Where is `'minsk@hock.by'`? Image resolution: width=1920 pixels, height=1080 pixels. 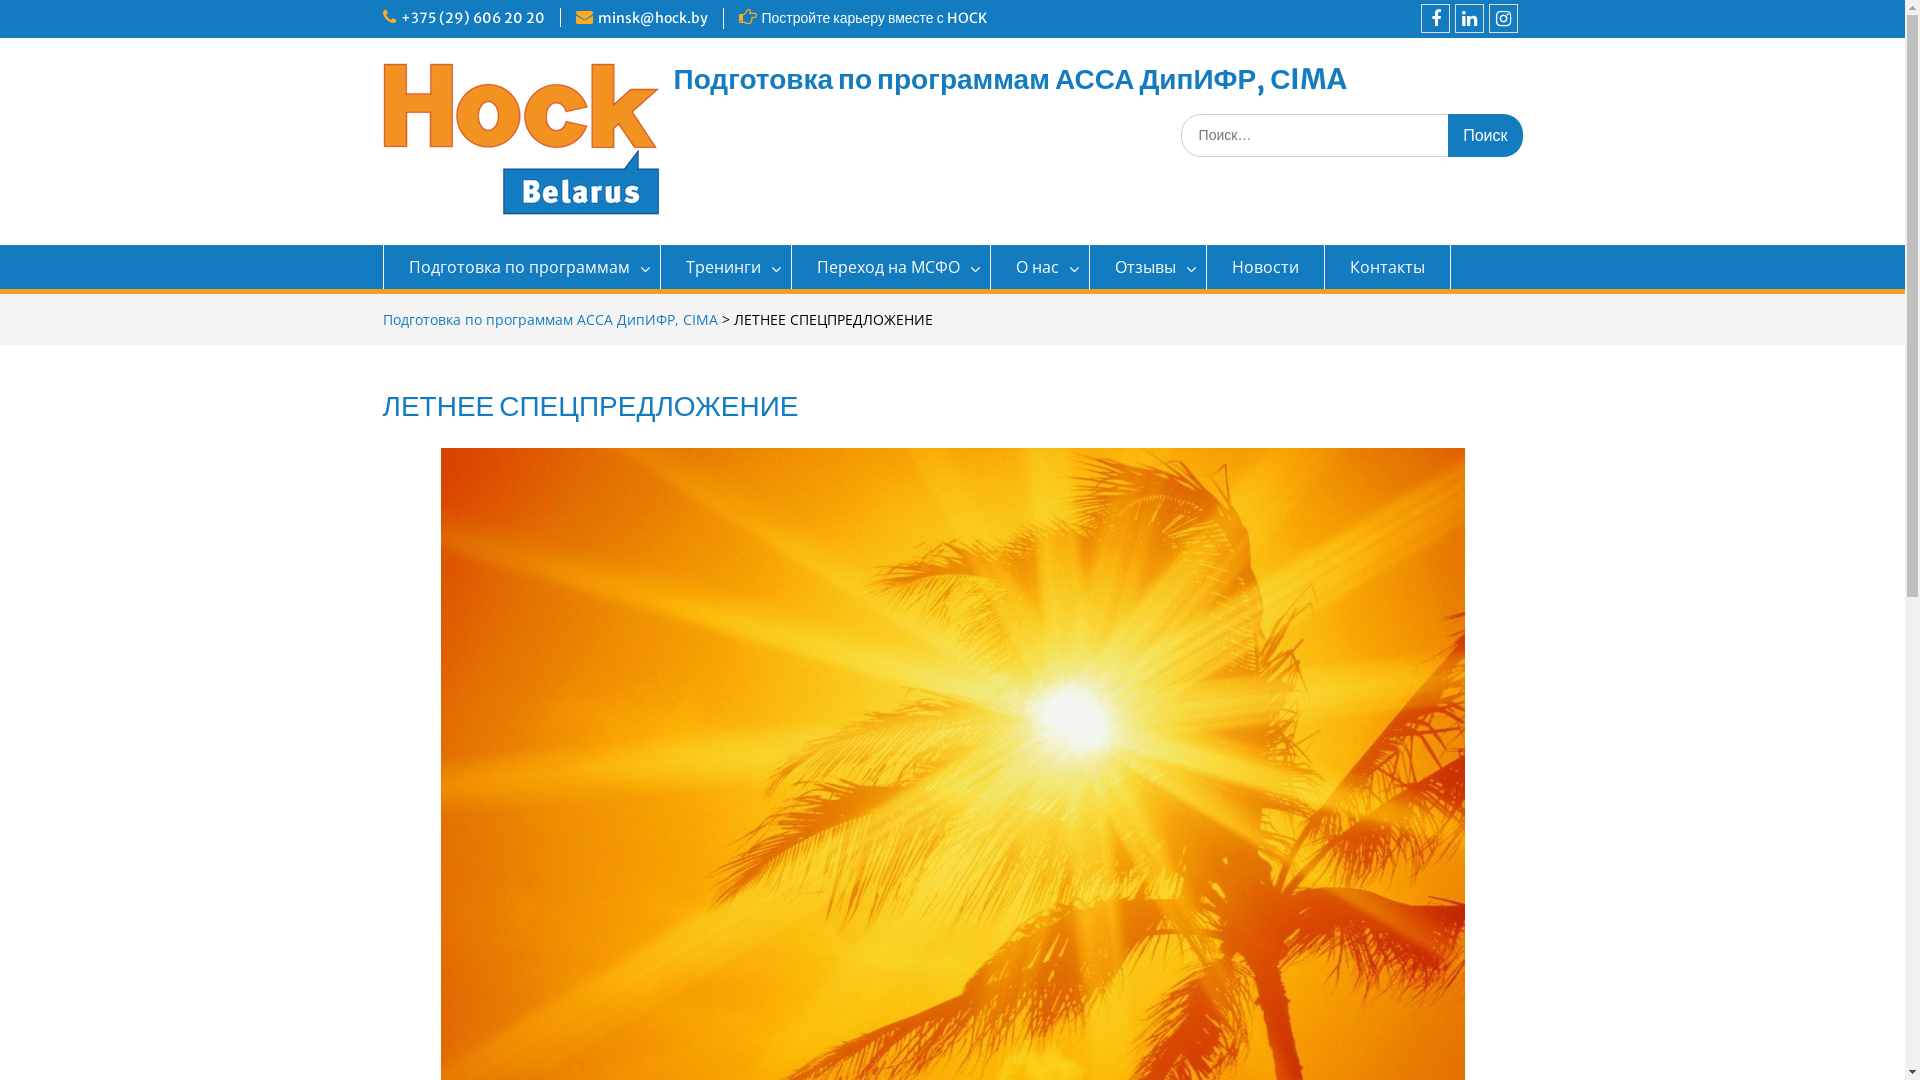
'minsk@hock.by' is located at coordinates (597, 18).